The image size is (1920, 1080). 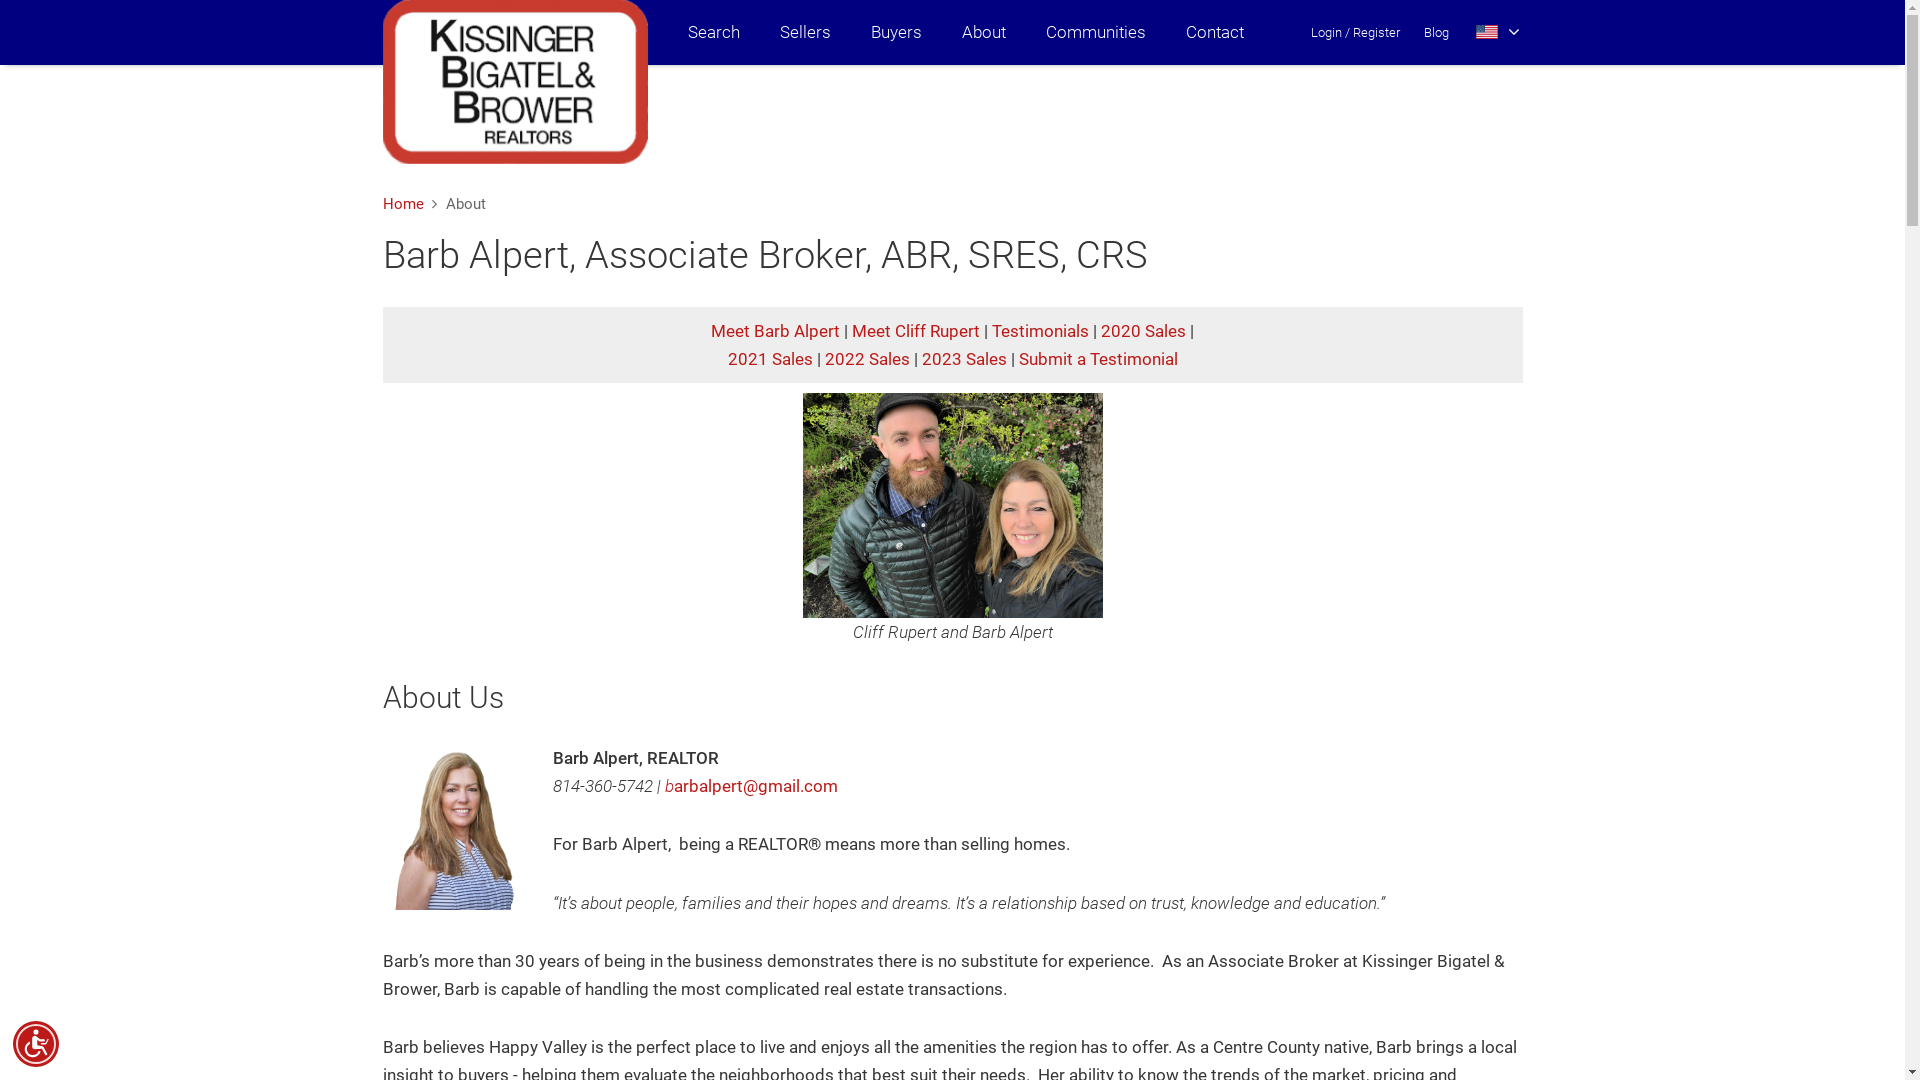 I want to click on 'barbalpert@gmail.com', so click(x=749, y=785).